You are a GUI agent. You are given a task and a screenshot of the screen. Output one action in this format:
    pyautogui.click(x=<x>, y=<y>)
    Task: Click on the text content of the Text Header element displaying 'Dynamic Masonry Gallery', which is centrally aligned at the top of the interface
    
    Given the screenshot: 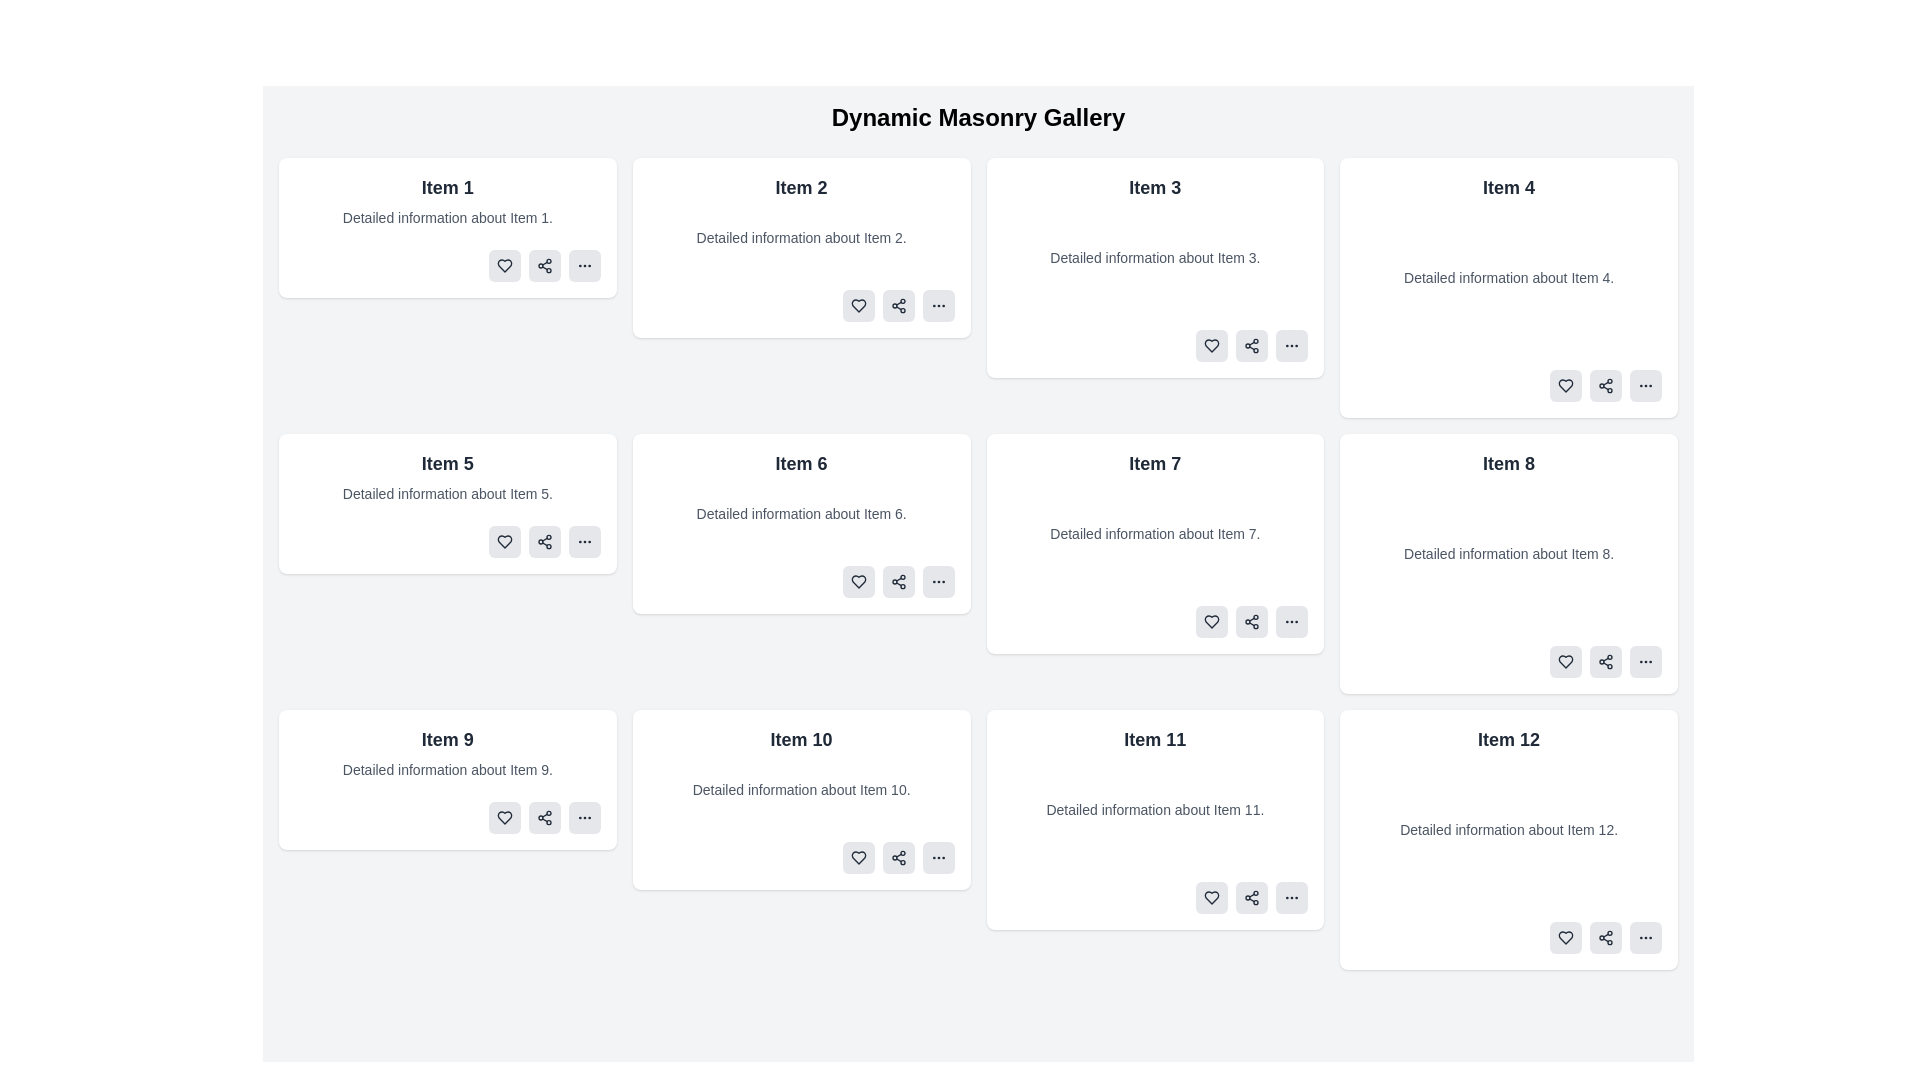 What is the action you would take?
    pyautogui.click(x=978, y=118)
    